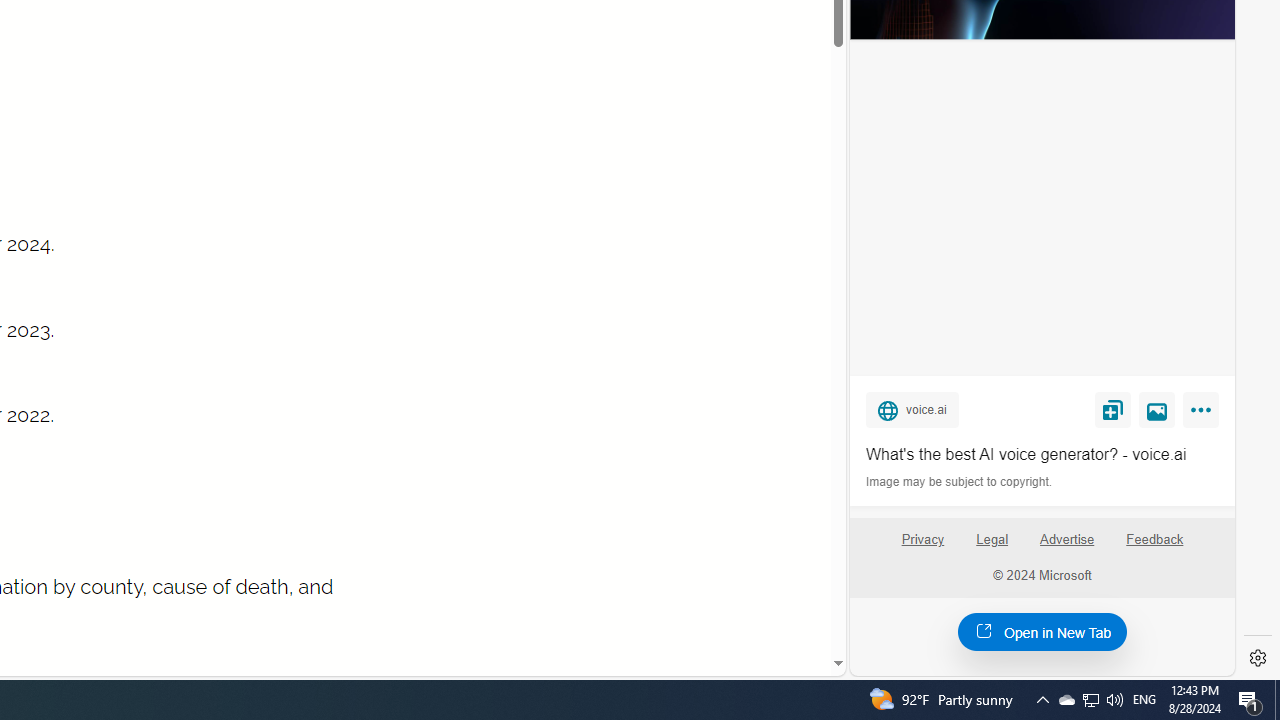 The width and height of the screenshot is (1280, 720). I want to click on 'View image', so click(1157, 408).